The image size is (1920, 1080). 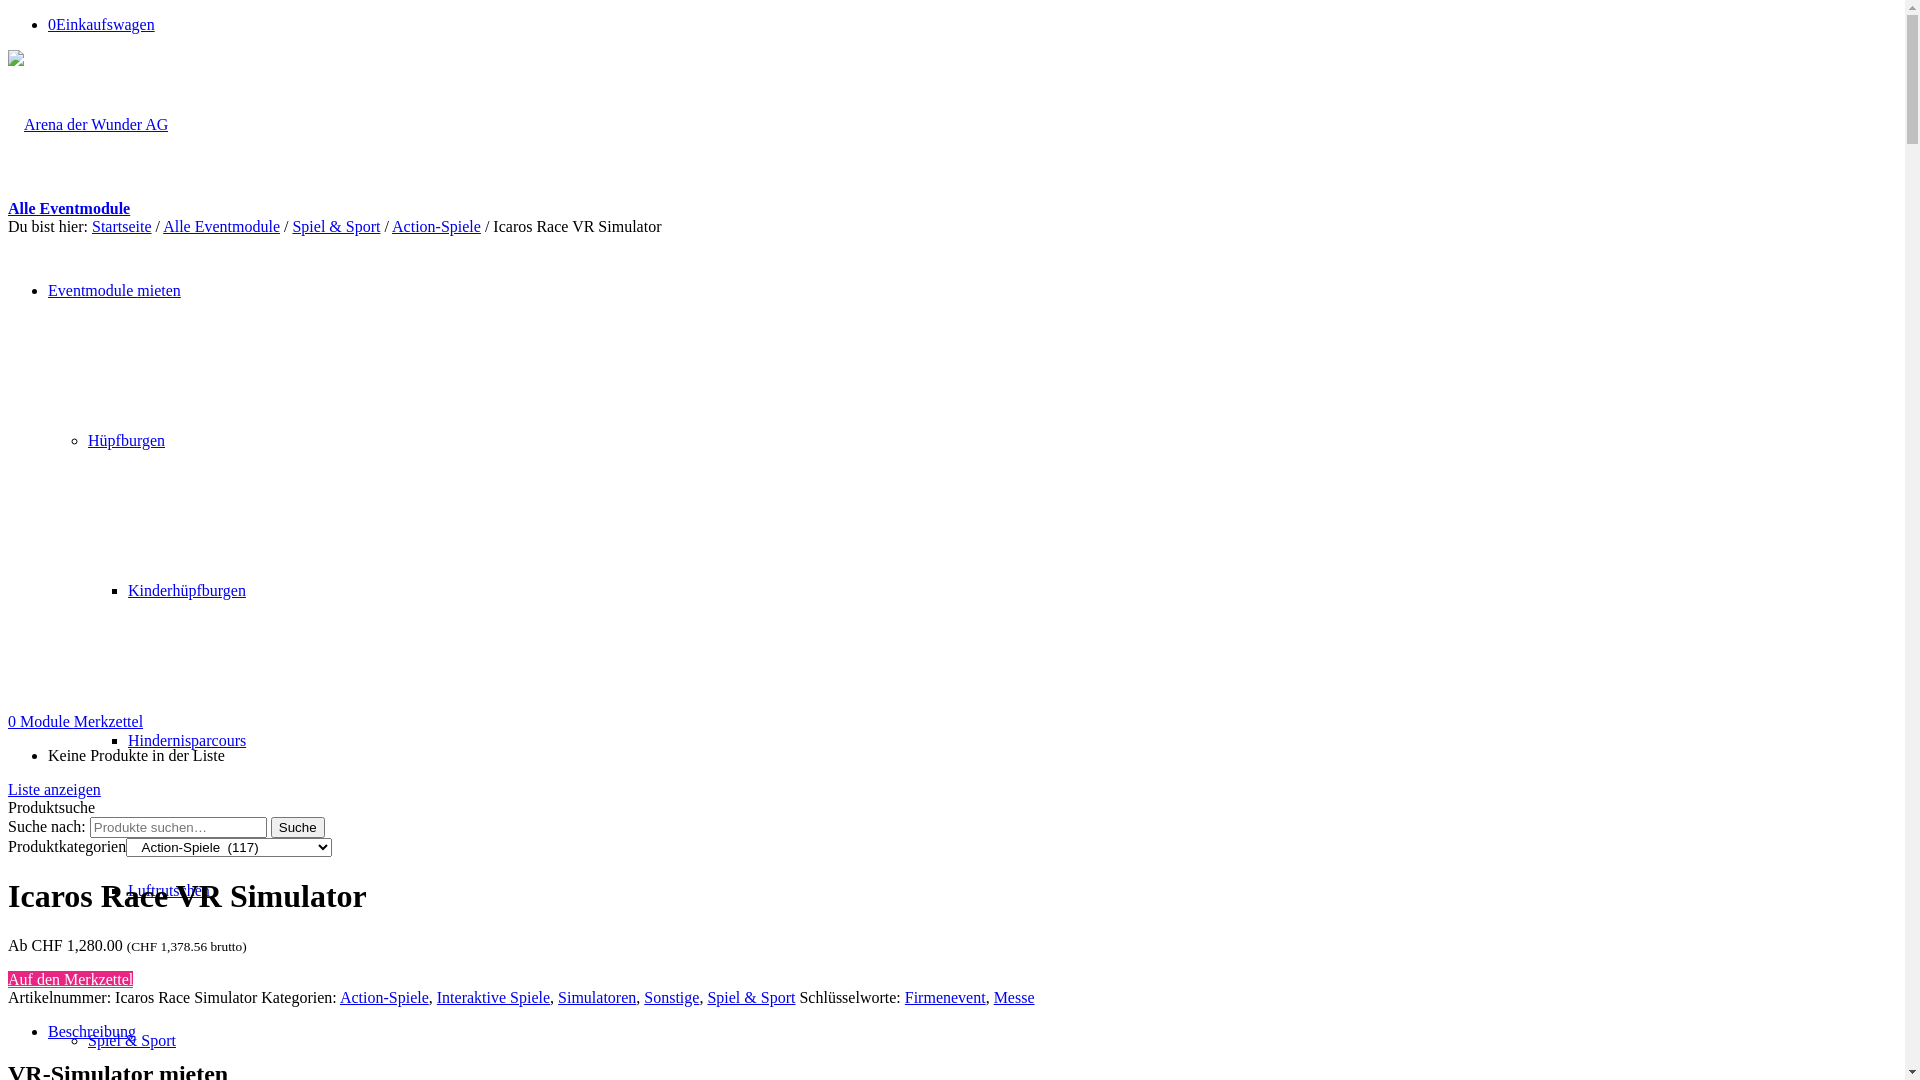 What do you see at coordinates (90, 1031) in the screenshot?
I see `'Beschreibung'` at bounding box center [90, 1031].